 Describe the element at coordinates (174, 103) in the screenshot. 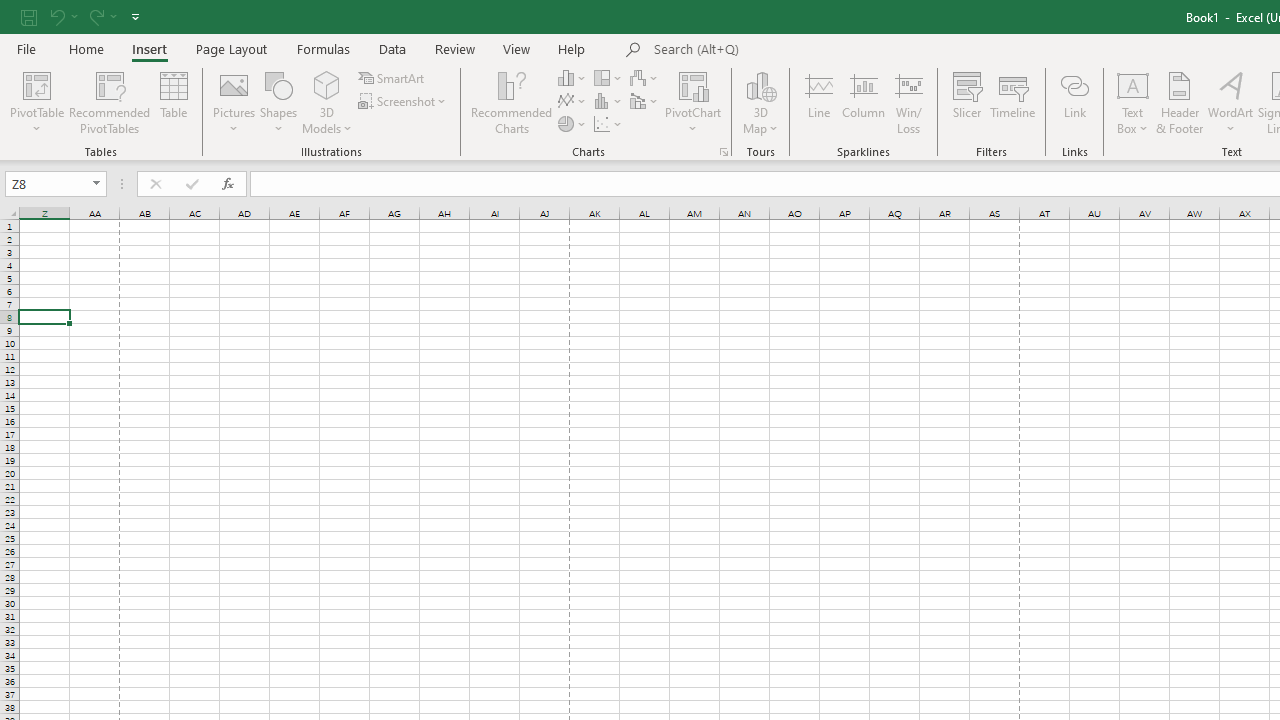

I see `'Table'` at that location.